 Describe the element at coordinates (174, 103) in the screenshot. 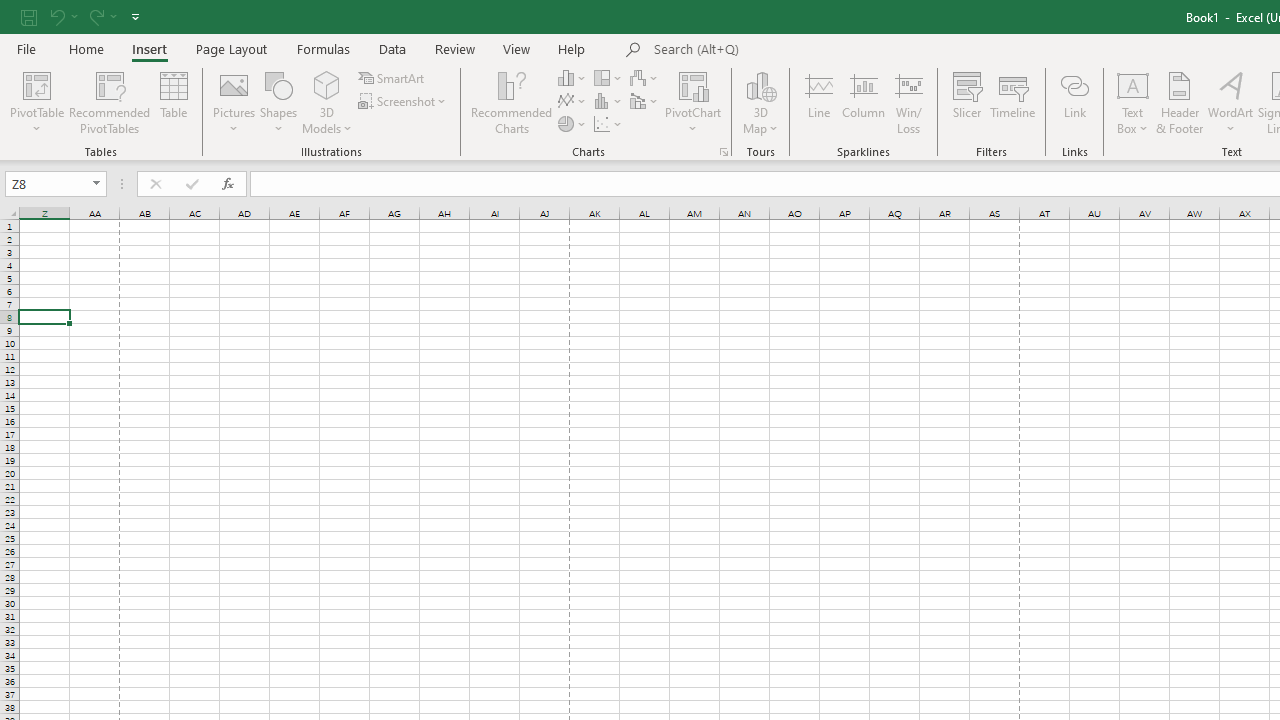

I see `'Table'` at that location.